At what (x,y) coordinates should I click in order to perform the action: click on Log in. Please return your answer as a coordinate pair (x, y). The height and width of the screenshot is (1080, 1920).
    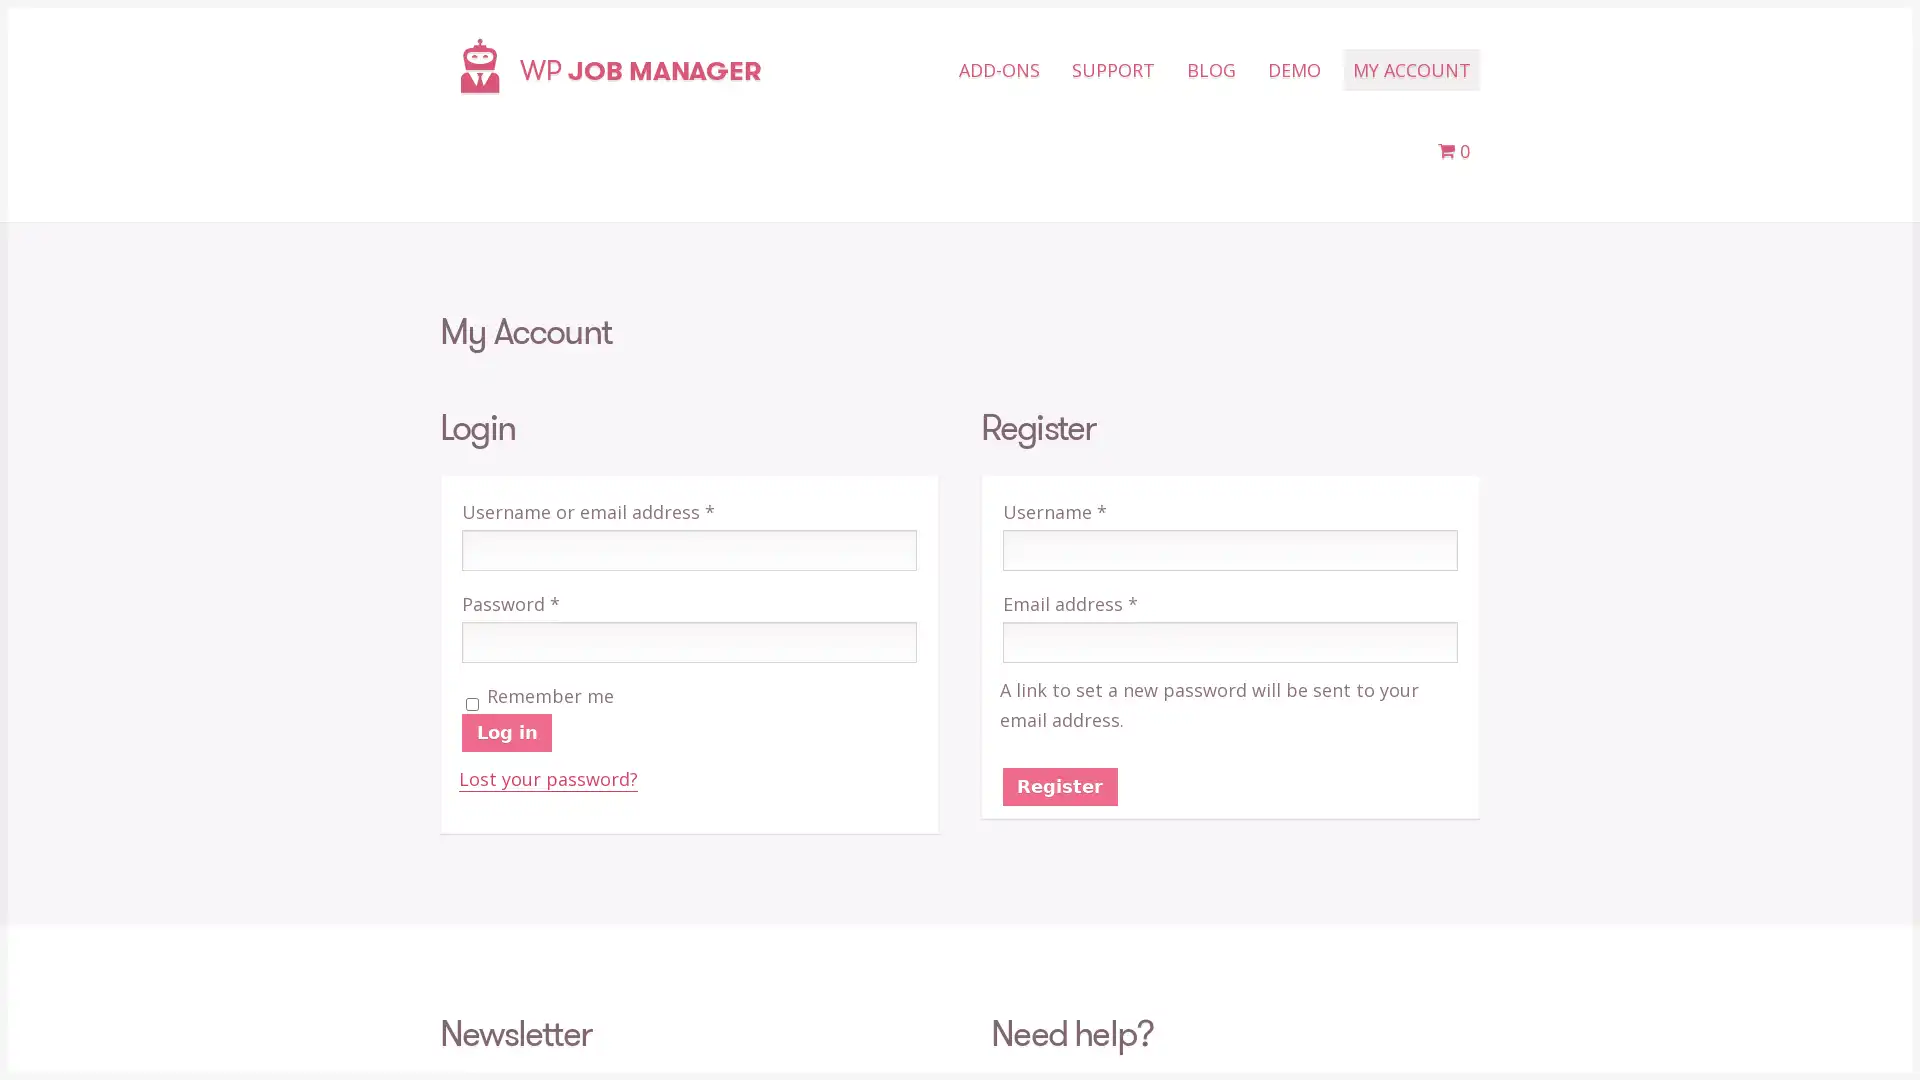
    Looking at the image, I should click on (507, 732).